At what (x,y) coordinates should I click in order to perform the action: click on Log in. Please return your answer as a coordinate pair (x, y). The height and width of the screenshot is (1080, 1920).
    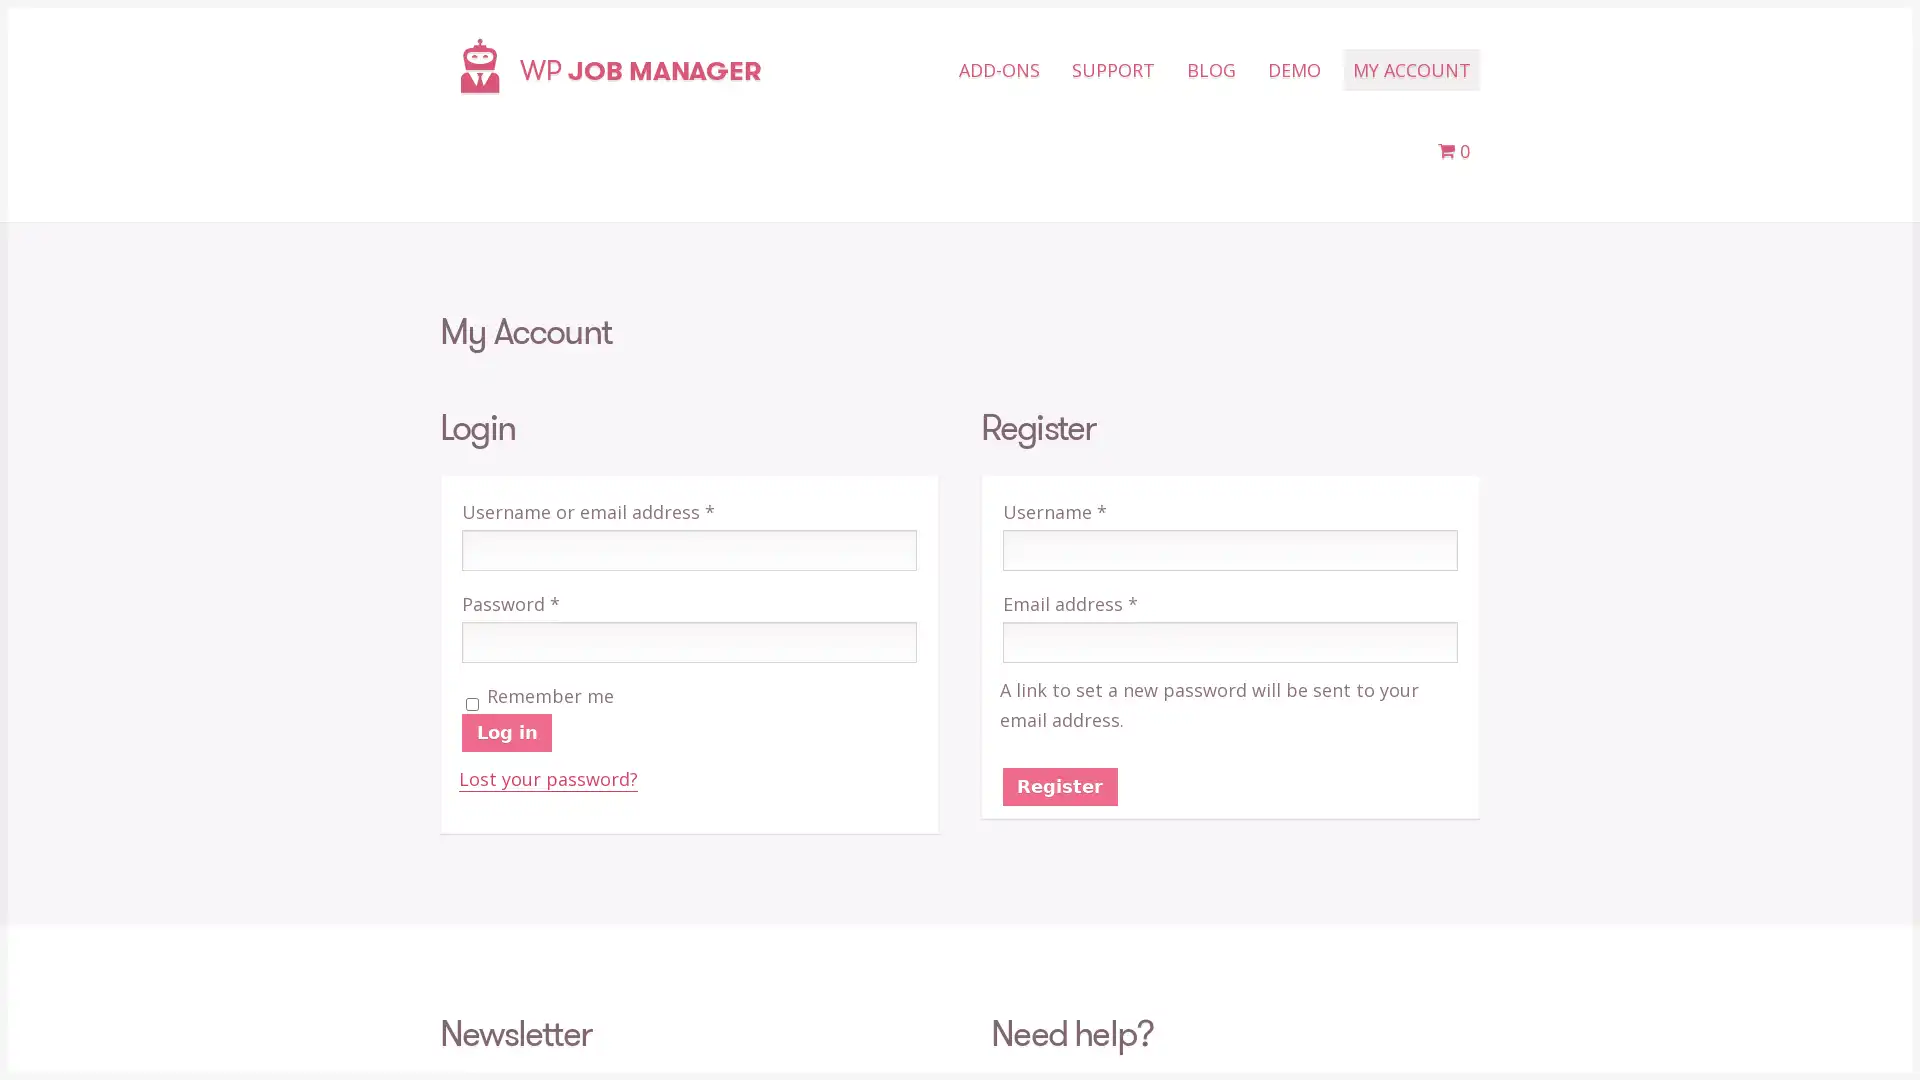
    Looking at the image, I should click on (507, 732).